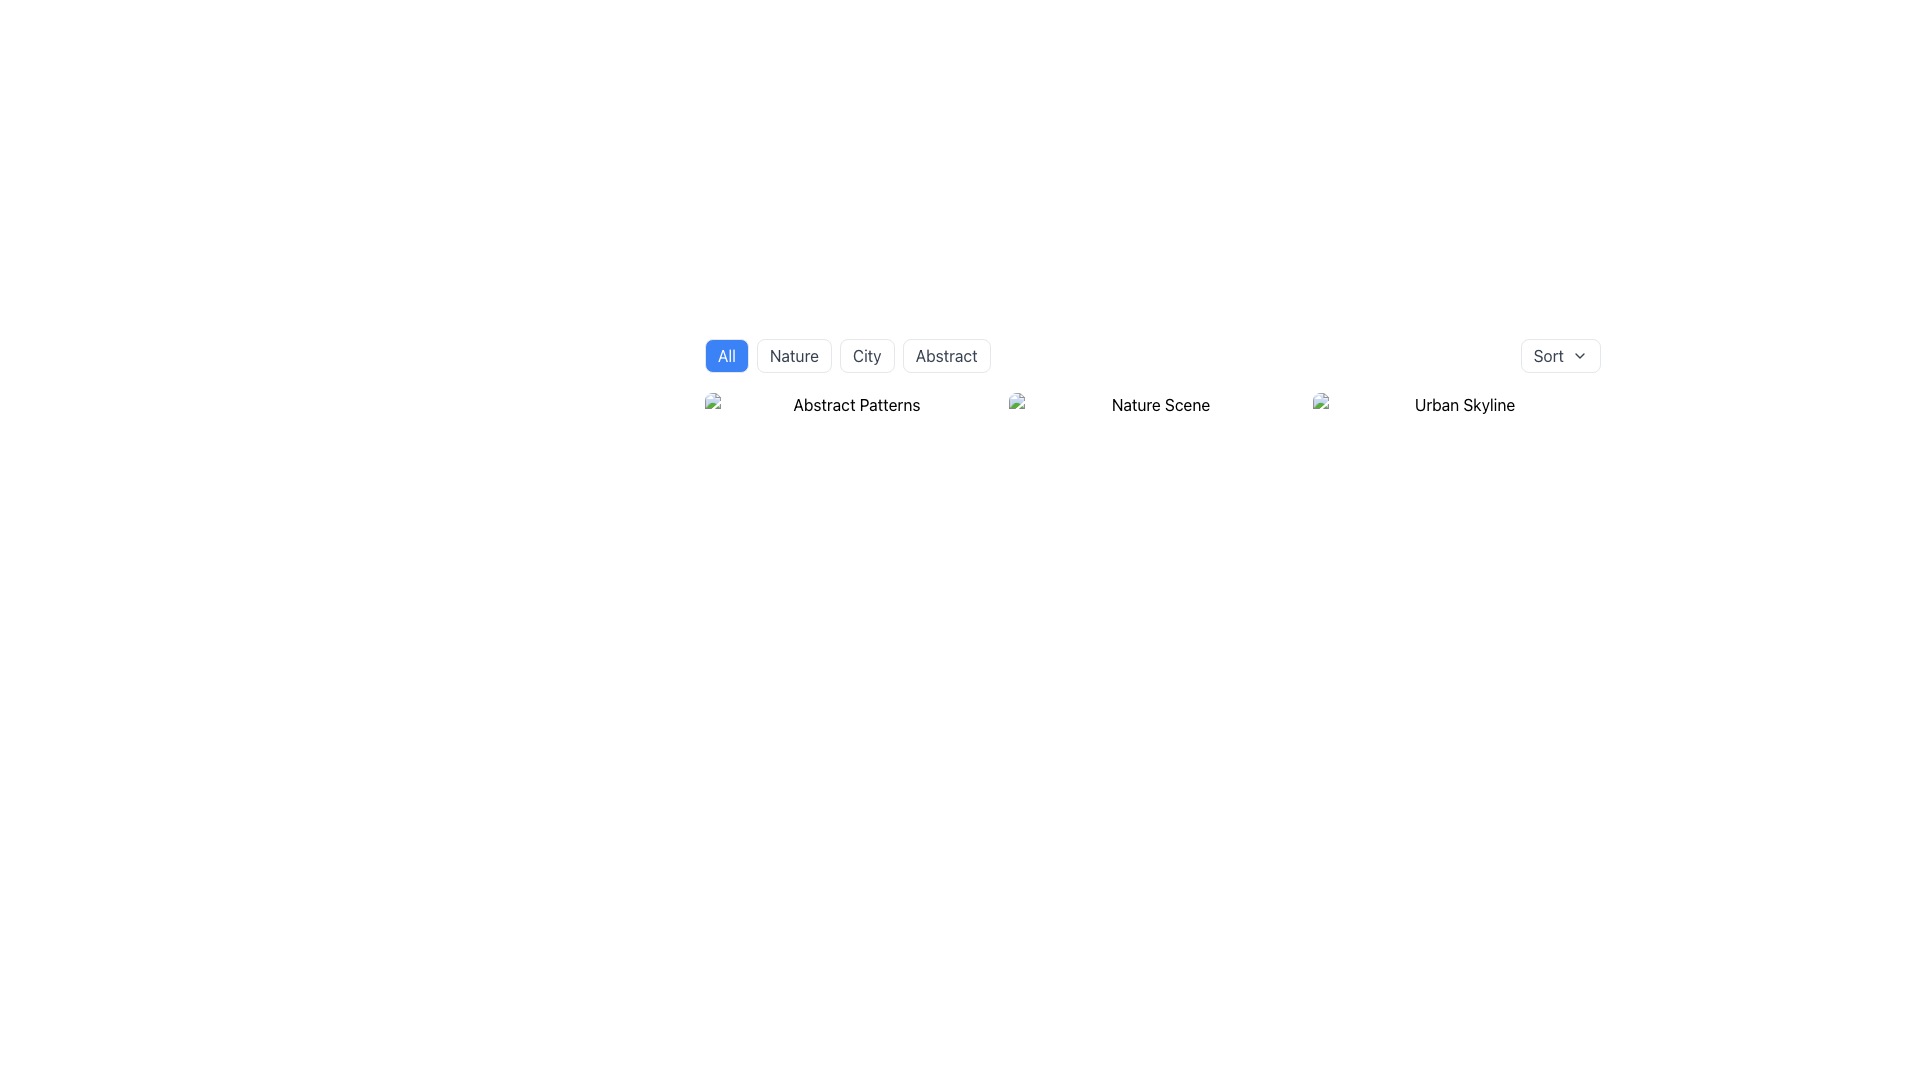 This screenshot has height=1080, width=1920. I want to click on the 'All' button in the button group, which is highlighted with a blue background, so click(847, 354).